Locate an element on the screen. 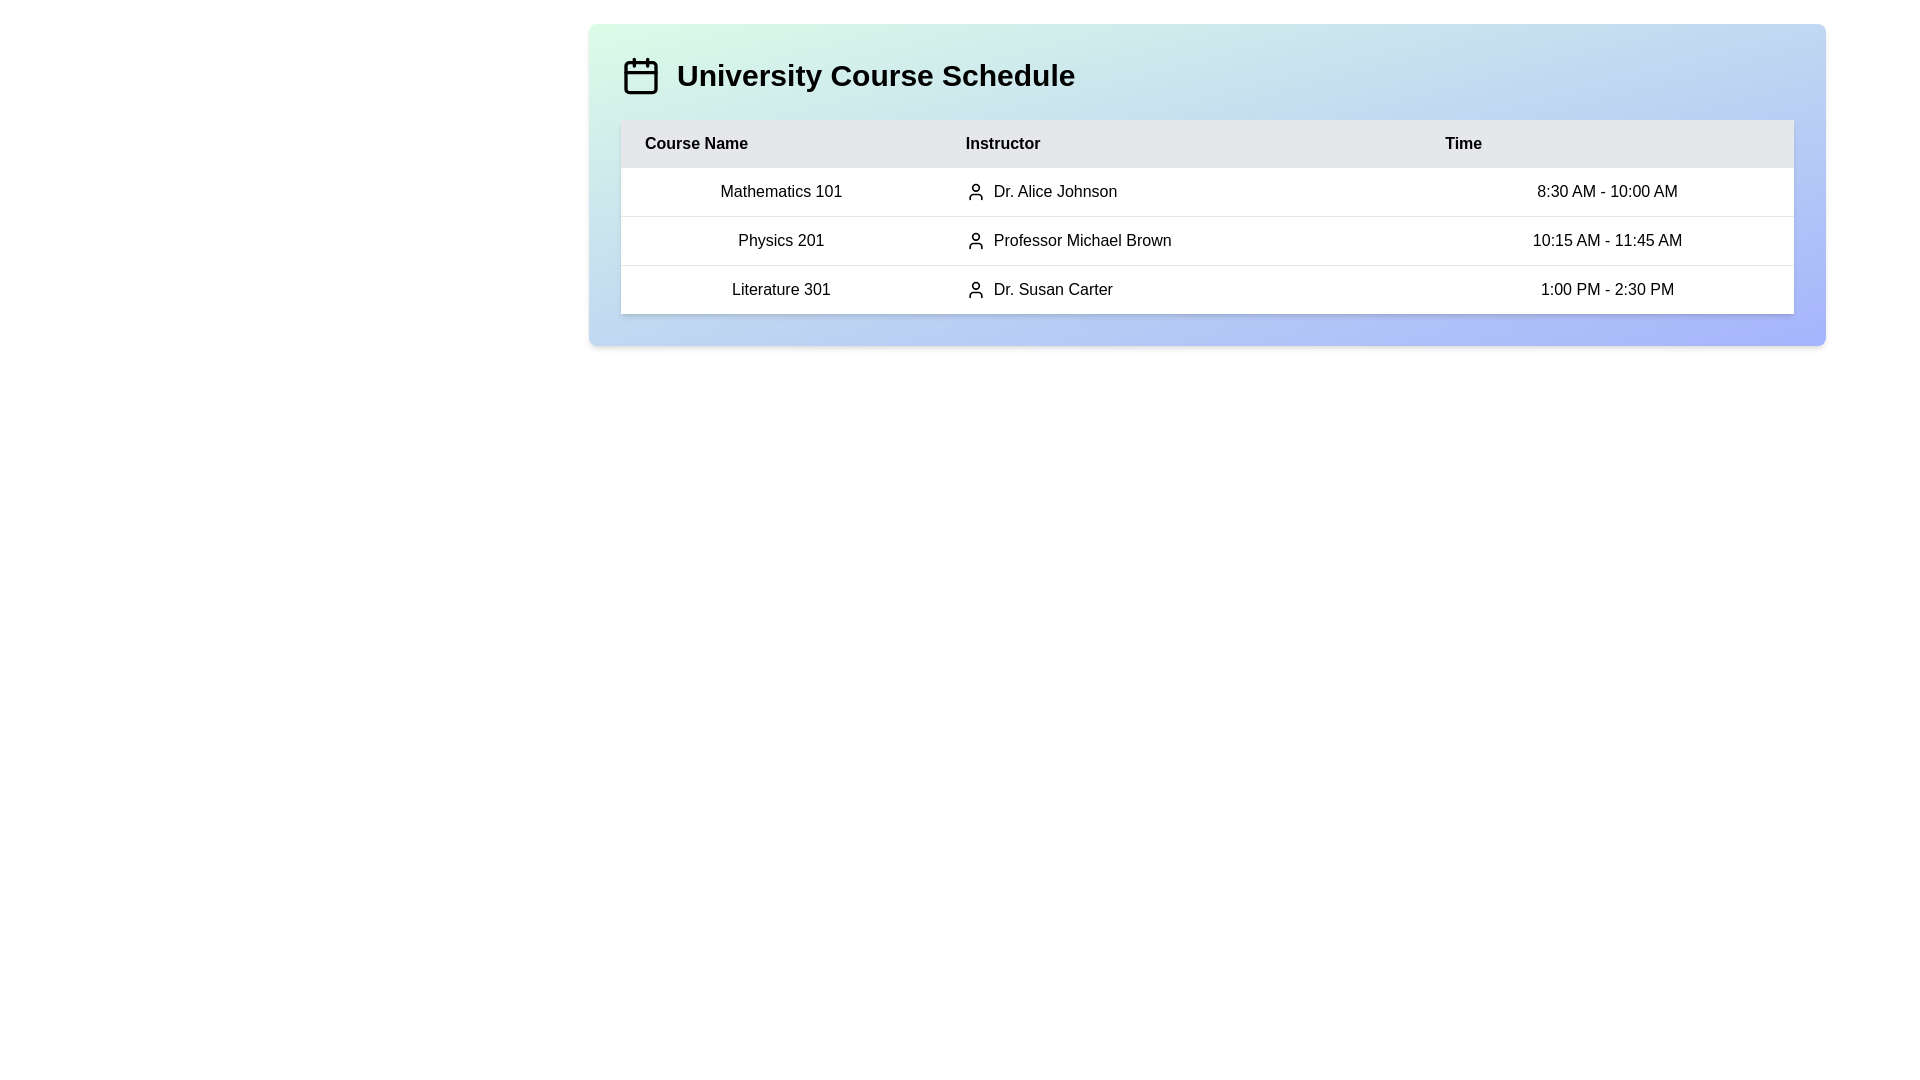 This screenshot has width=1920, height=1080. the time slot label for the 'Literature 301' course, which is located in the right section of the schedule table under the 'Time' column is located at coordinates (1607, 289).